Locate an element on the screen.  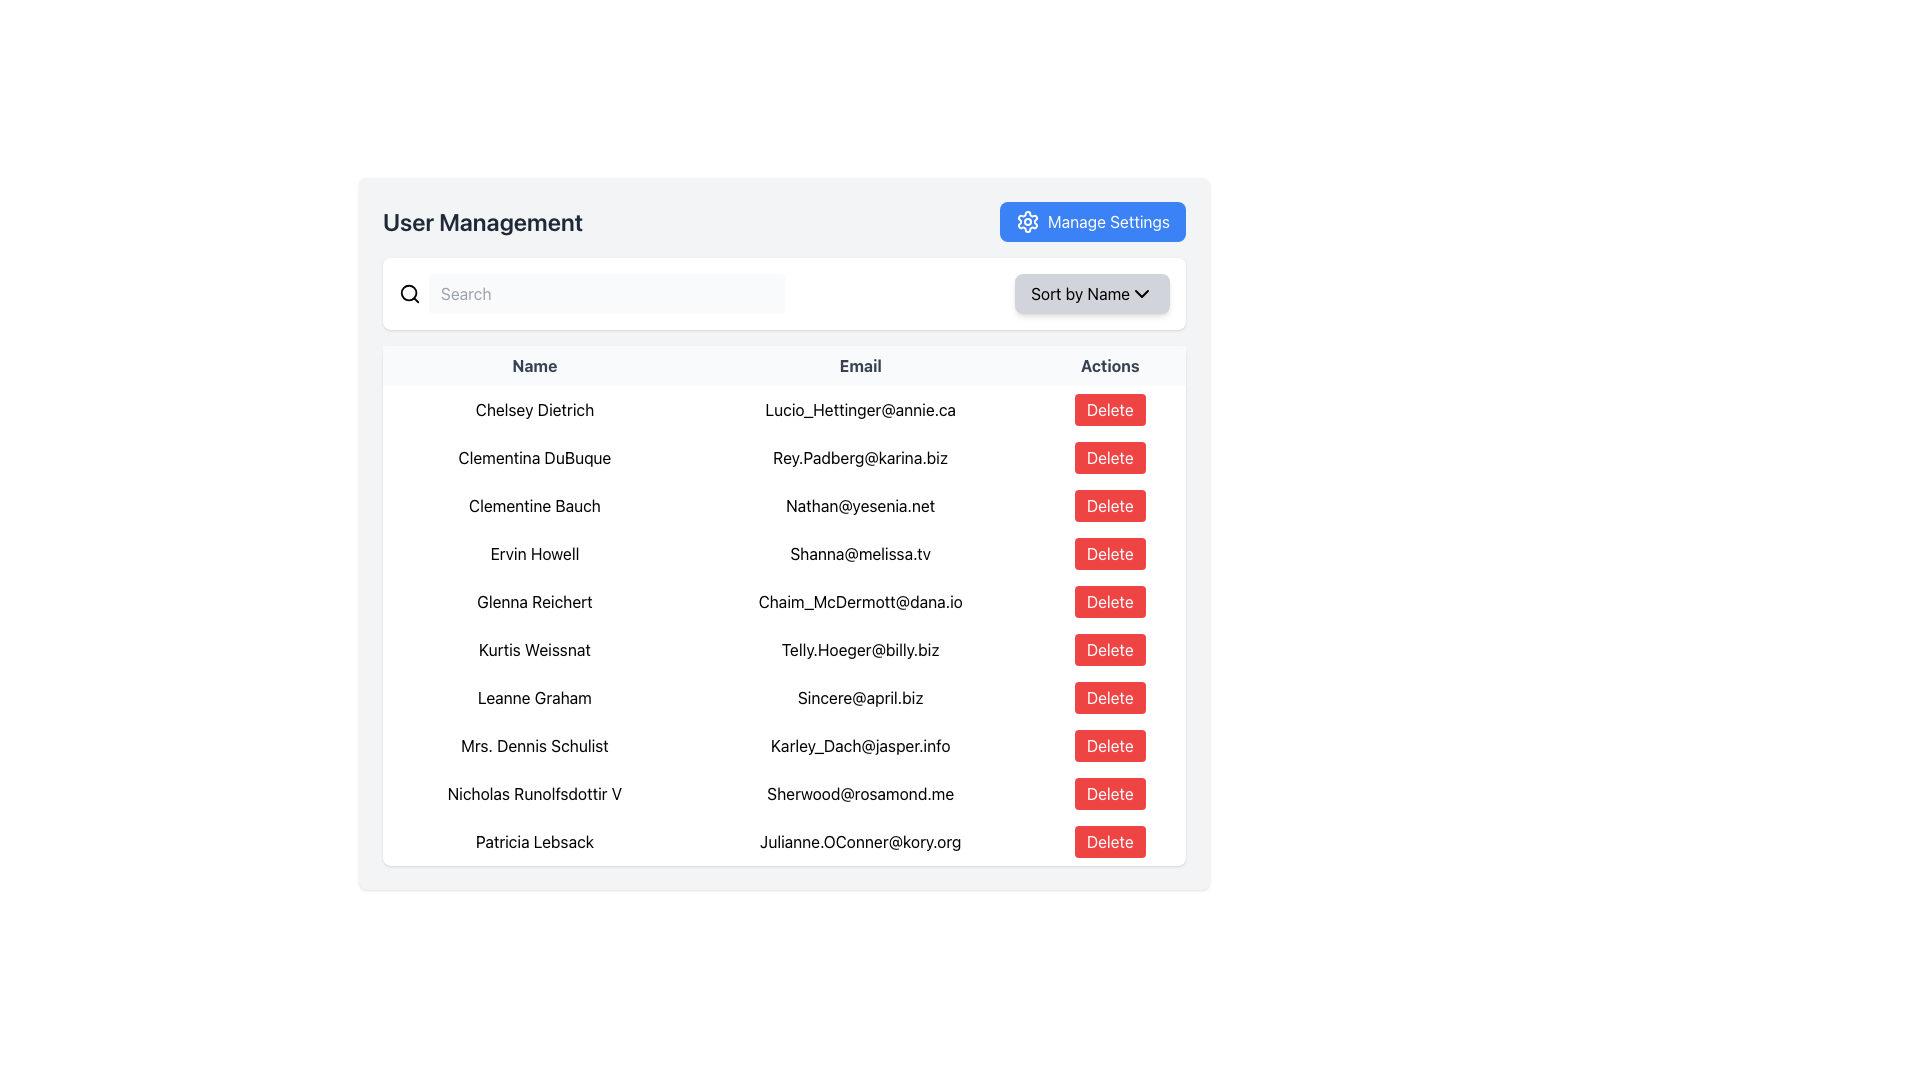
the email text display 'Sherwood@rosamond.me' located in the 'Email' column of the user management table for the user 'Nicholas Runolfsdottir V' is located at coordinates (860, 793).